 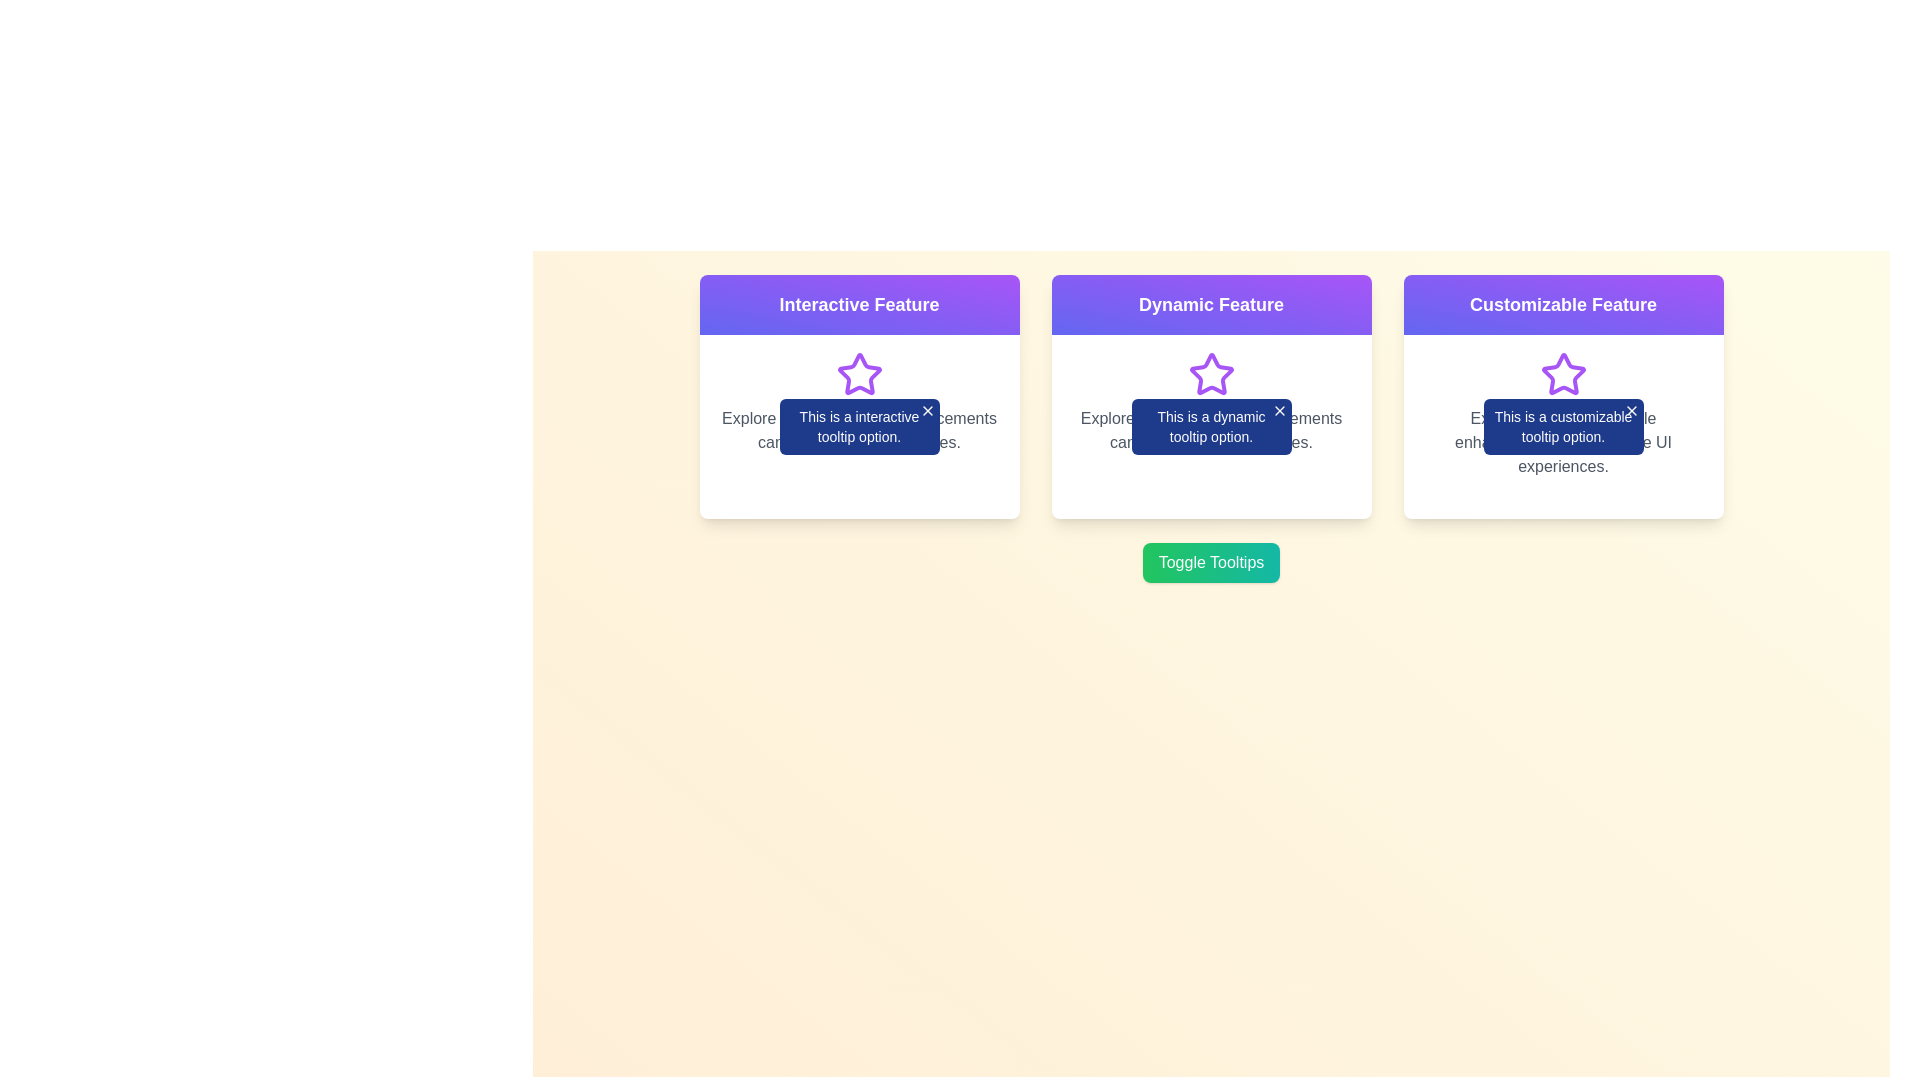 What do you see at coordinates (859, 374) in the screenshot?
I see `the star-shaped graphic icon with a purple fill located in the 'Interactive Feature' card, positioned above descriptive text` at bounding box center [859, 374].